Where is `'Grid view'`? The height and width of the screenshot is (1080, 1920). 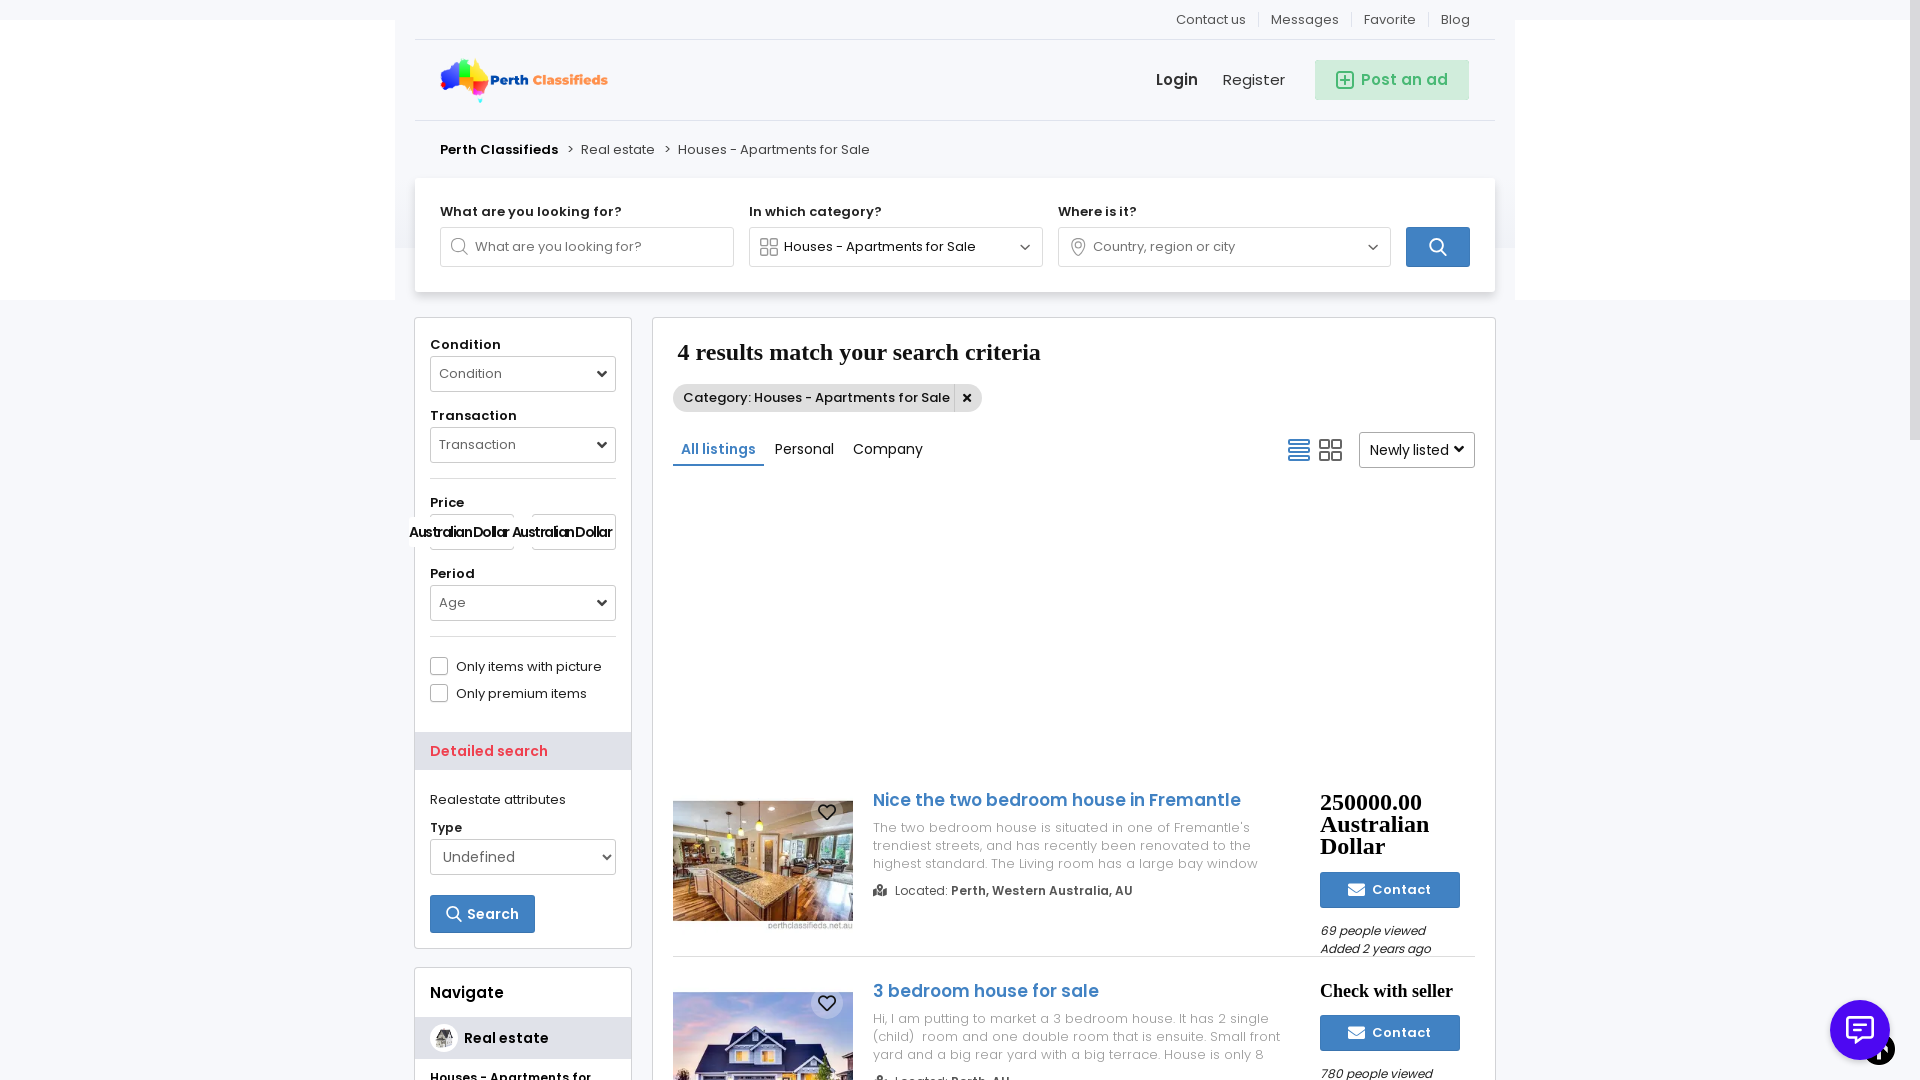
'Grid view' is located at coordinates (1330, 450).